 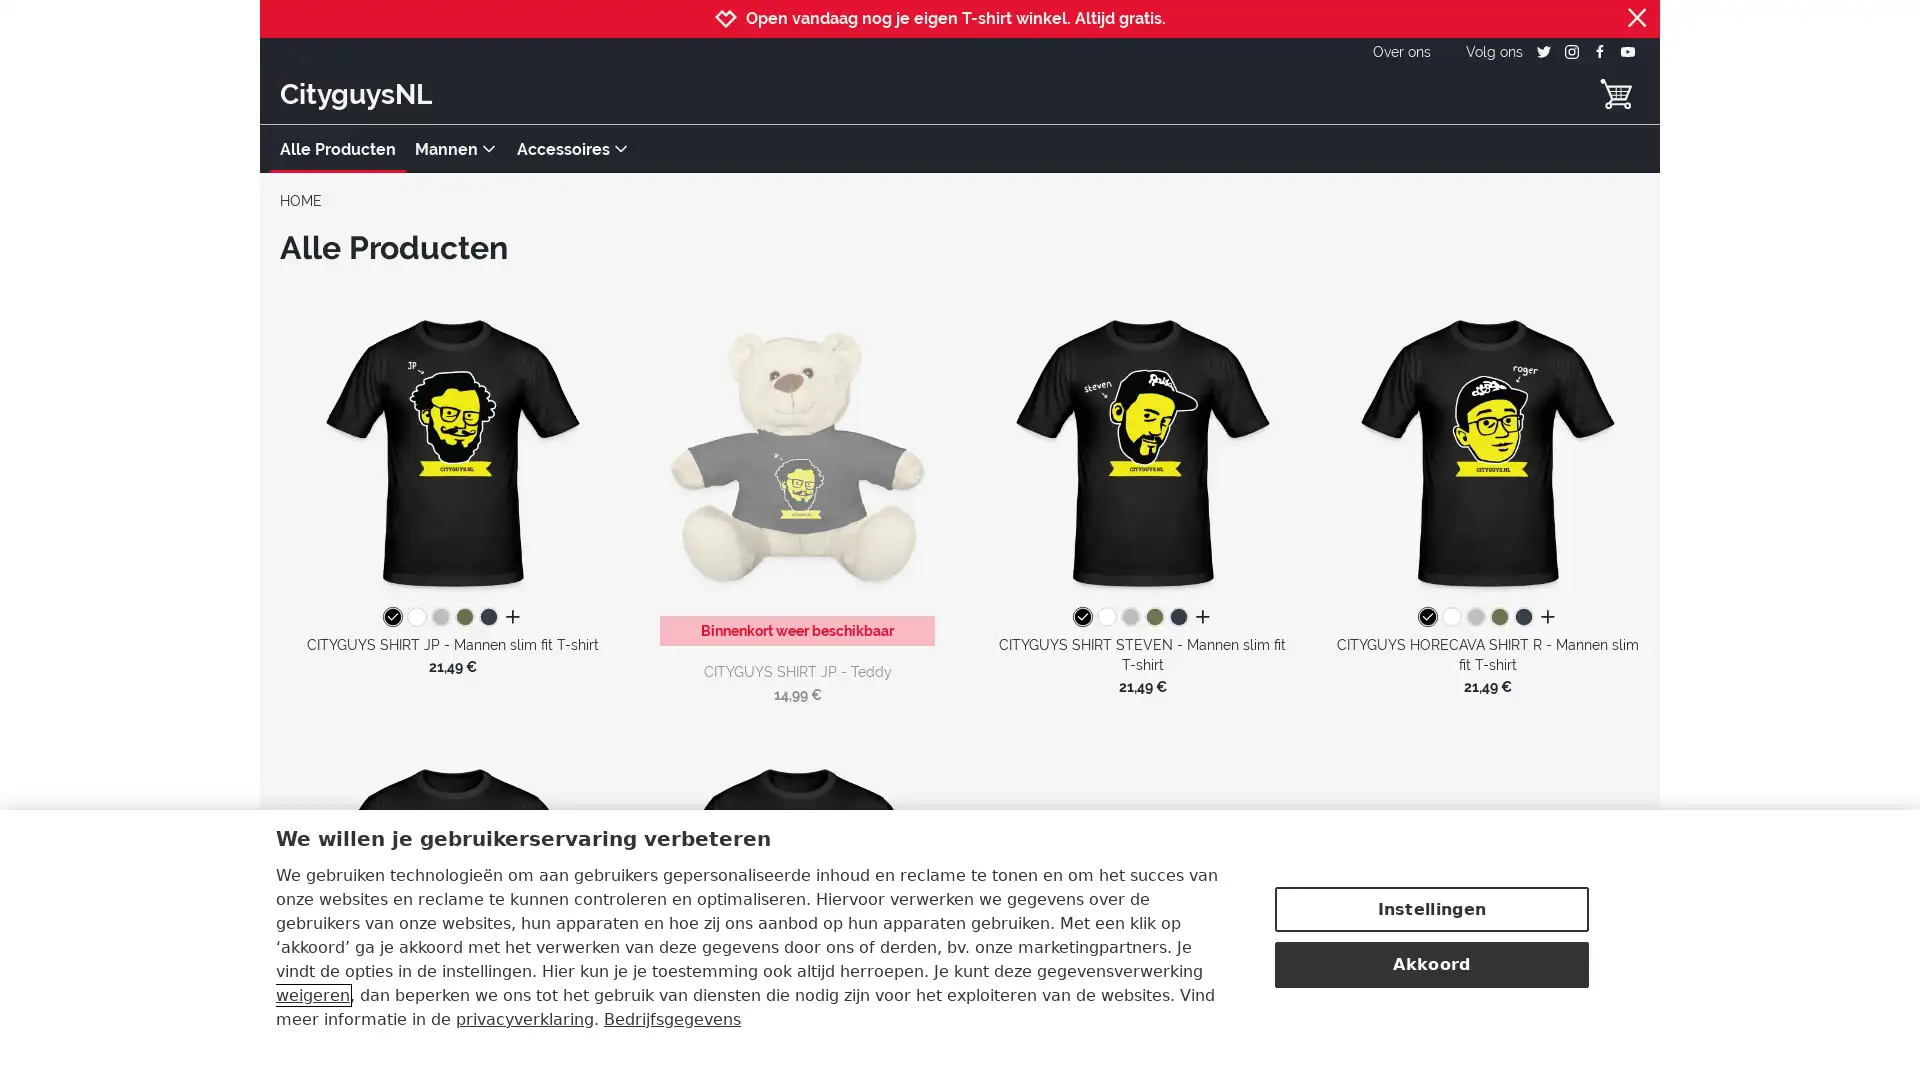 What do you see at coordinates (392, 617) in the screenshot?
I see `zwart` at bounding box center [392, 617].